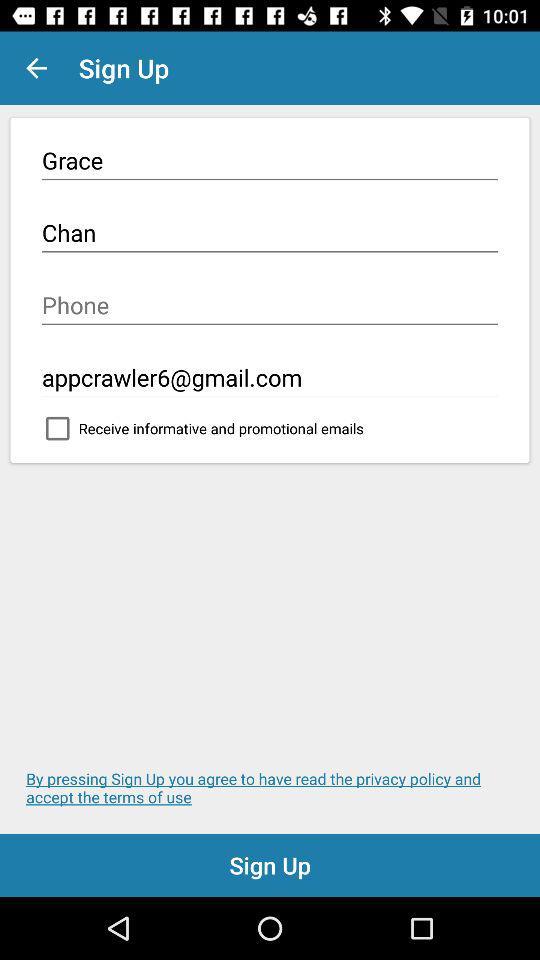  Describe the element at coordinates (270, 433) in the screenshot. I see `the button below appcrawler6gmailcom` at that location.